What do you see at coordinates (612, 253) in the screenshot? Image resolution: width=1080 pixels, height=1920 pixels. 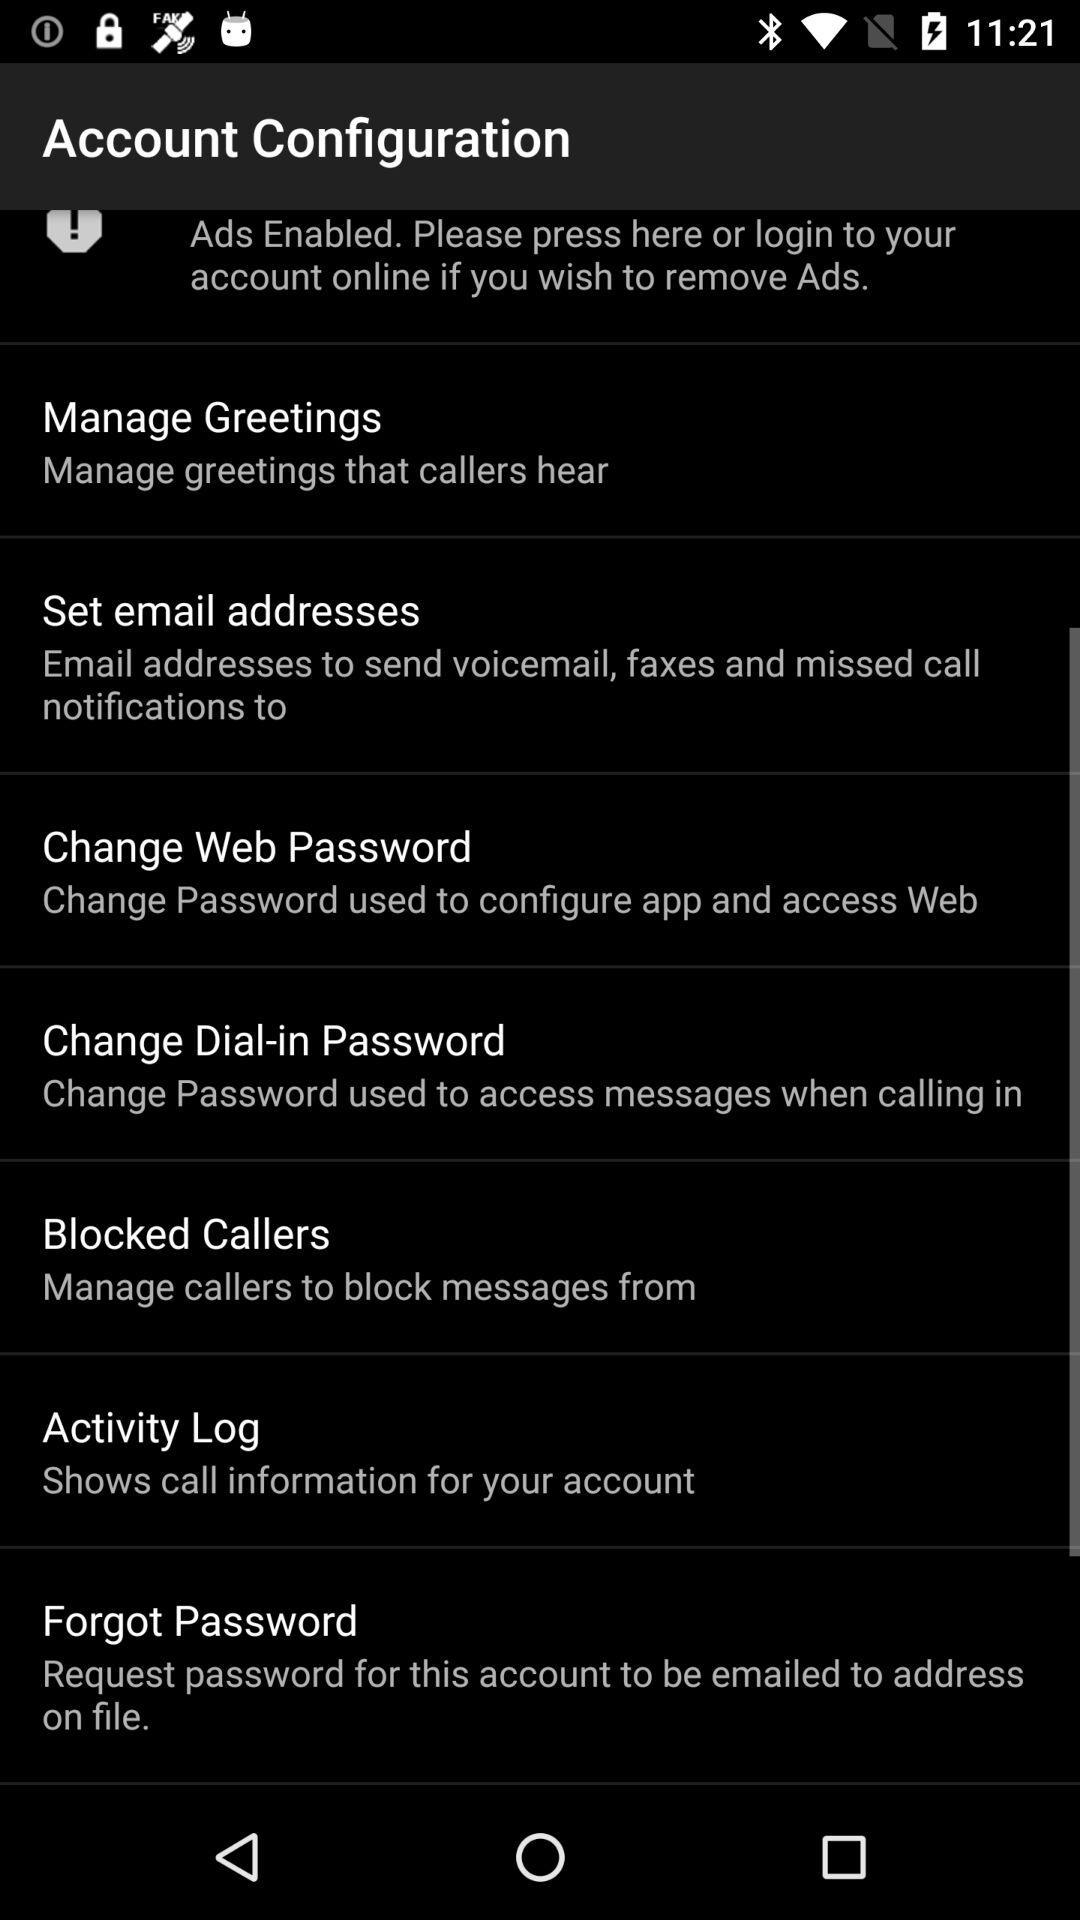 I see `the app above manage greetings icon` at bounding box center [612, 253].